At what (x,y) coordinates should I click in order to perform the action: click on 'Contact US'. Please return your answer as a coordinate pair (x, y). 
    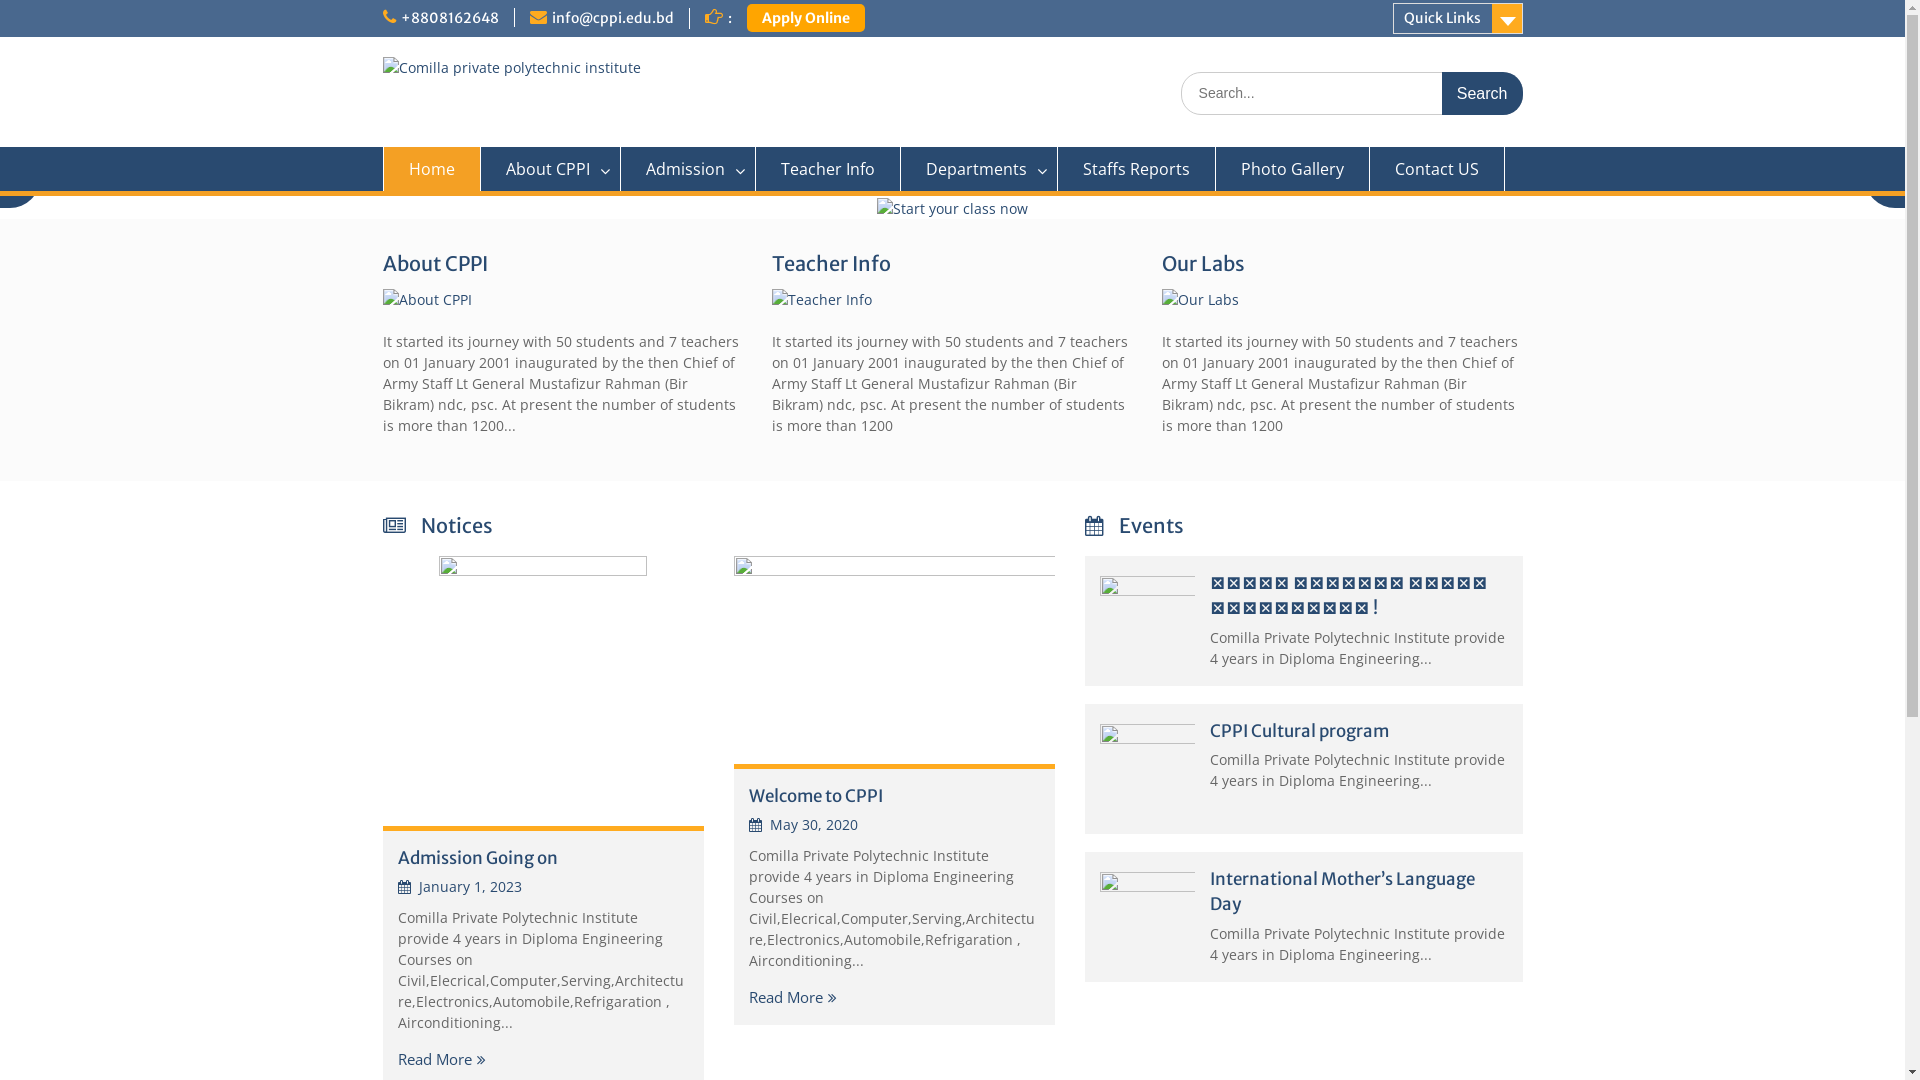
    Looking at the image, I should click on (1436, 168).